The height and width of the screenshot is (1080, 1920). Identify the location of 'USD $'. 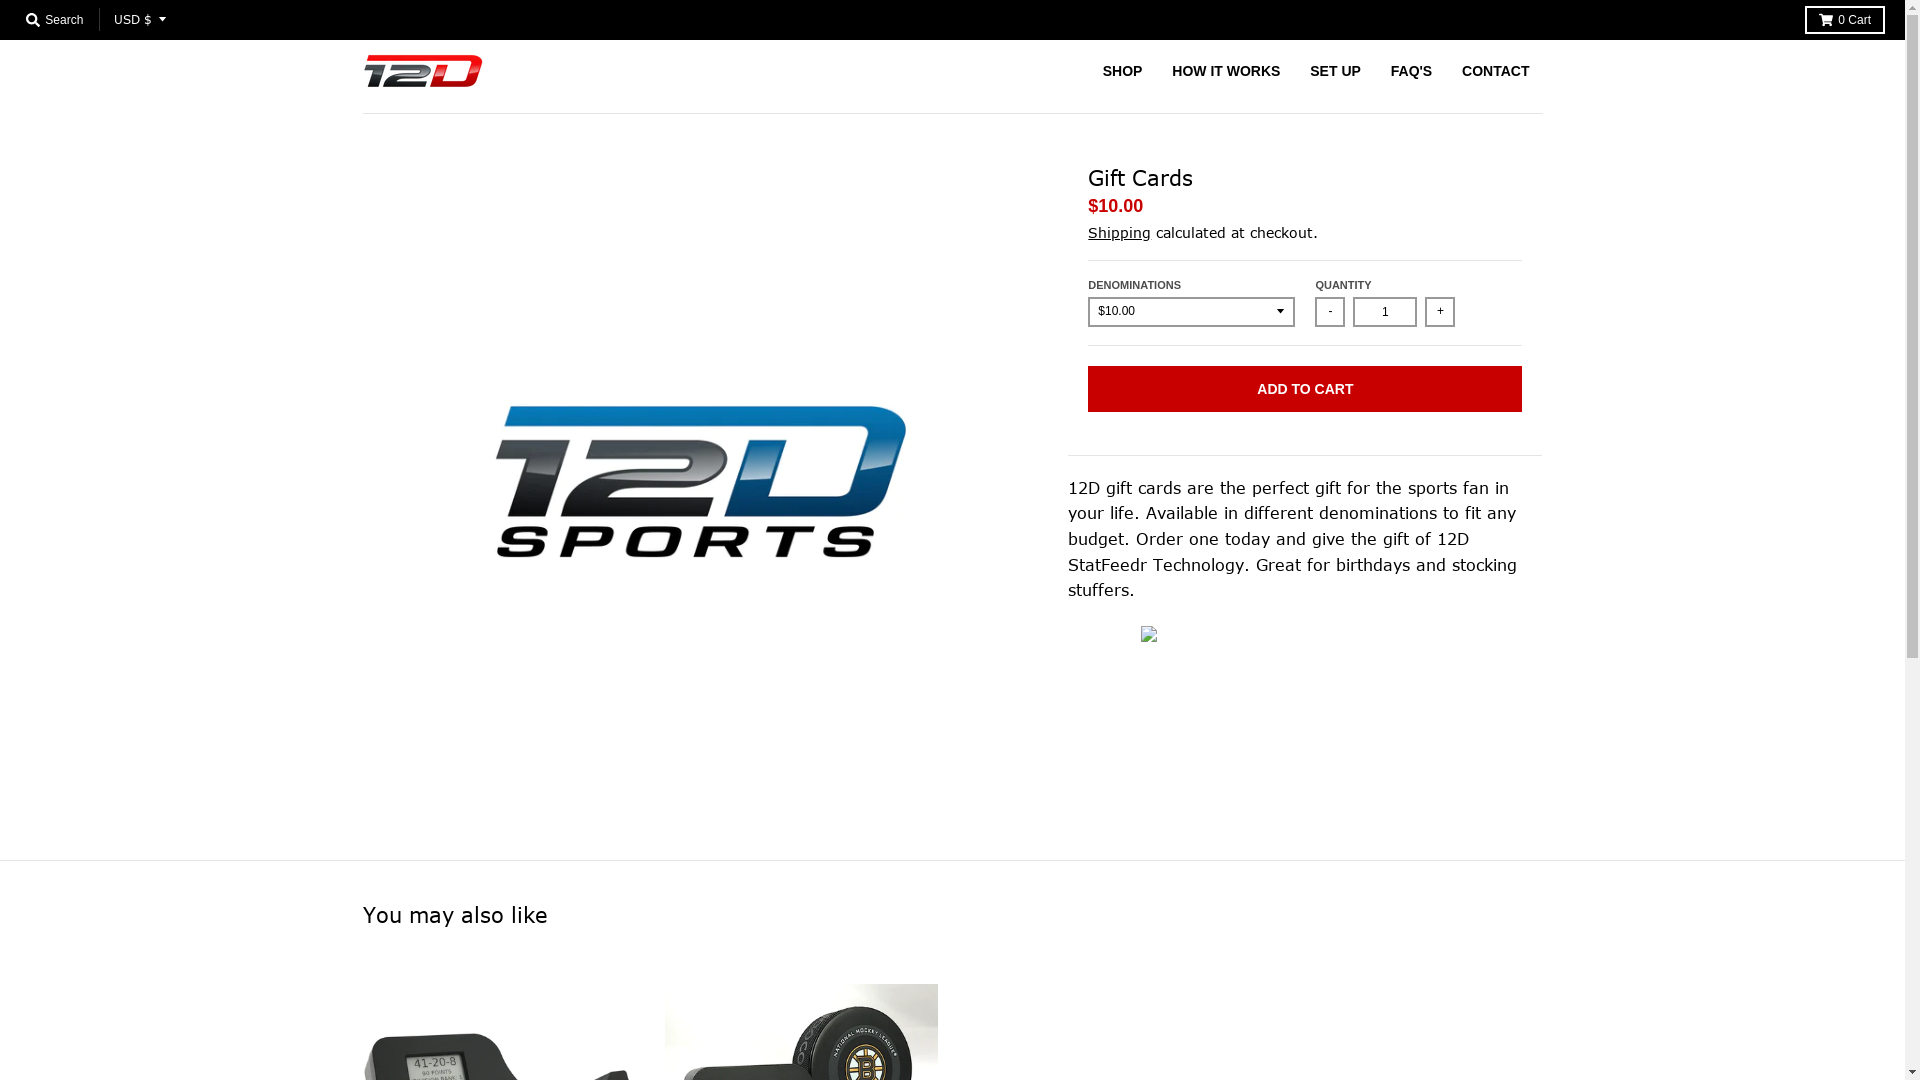
(104, 19).